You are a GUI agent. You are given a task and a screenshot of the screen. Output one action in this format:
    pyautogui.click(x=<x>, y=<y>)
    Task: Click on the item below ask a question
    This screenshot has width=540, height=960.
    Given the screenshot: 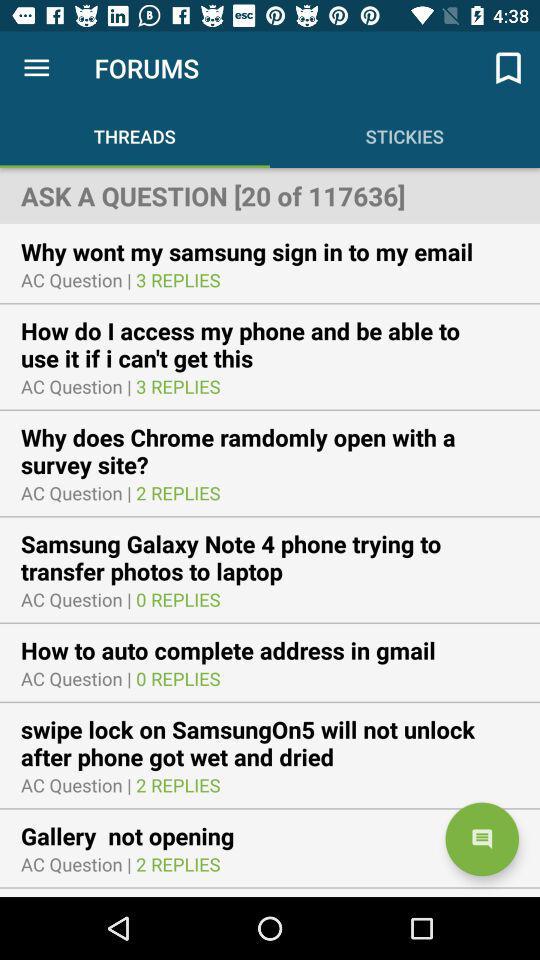 What is the action you would take?
    pyautogui.click(x=260, y=250)
    